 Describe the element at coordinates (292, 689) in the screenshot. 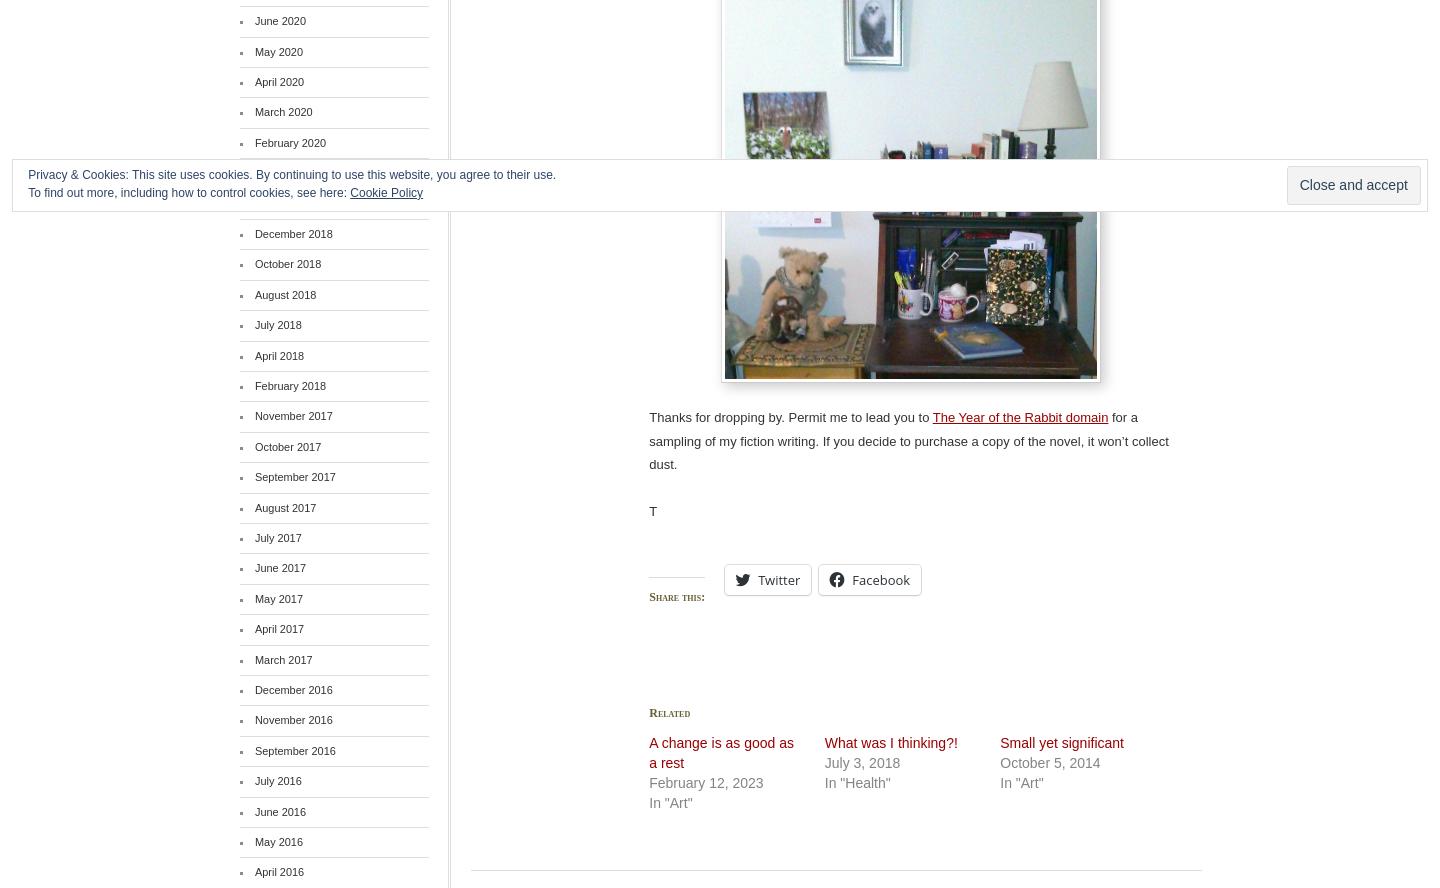

I see `'December 2016'` at that location.